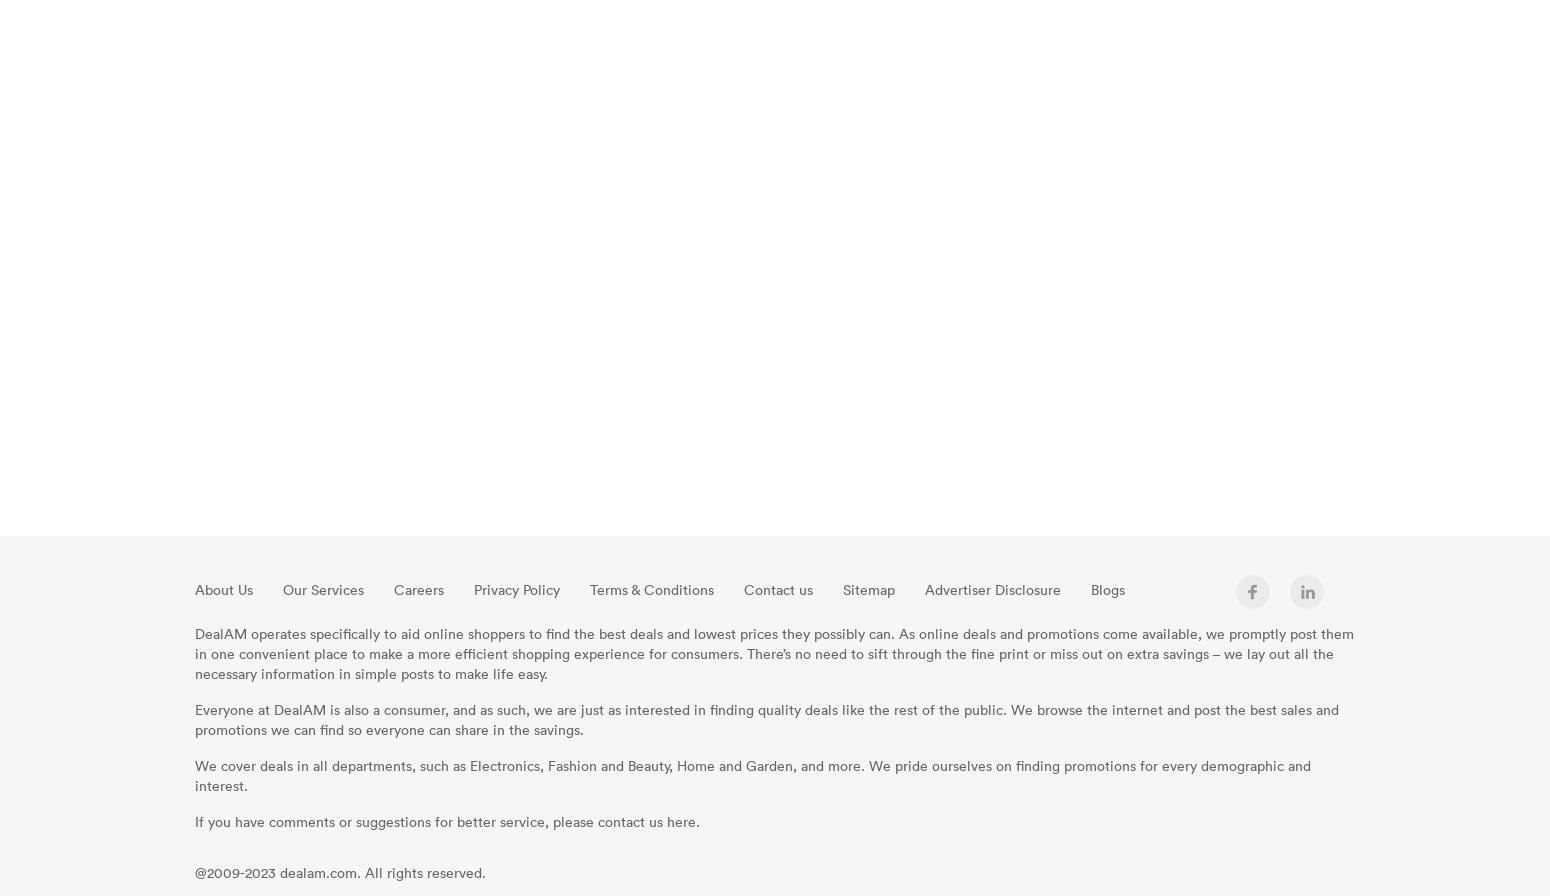 The height and width of the screenshot is (896, 1550). What do you see at coordinates (418, 589) in the screenshot?
I see `'Careers'` at bounding box center [418, 589].